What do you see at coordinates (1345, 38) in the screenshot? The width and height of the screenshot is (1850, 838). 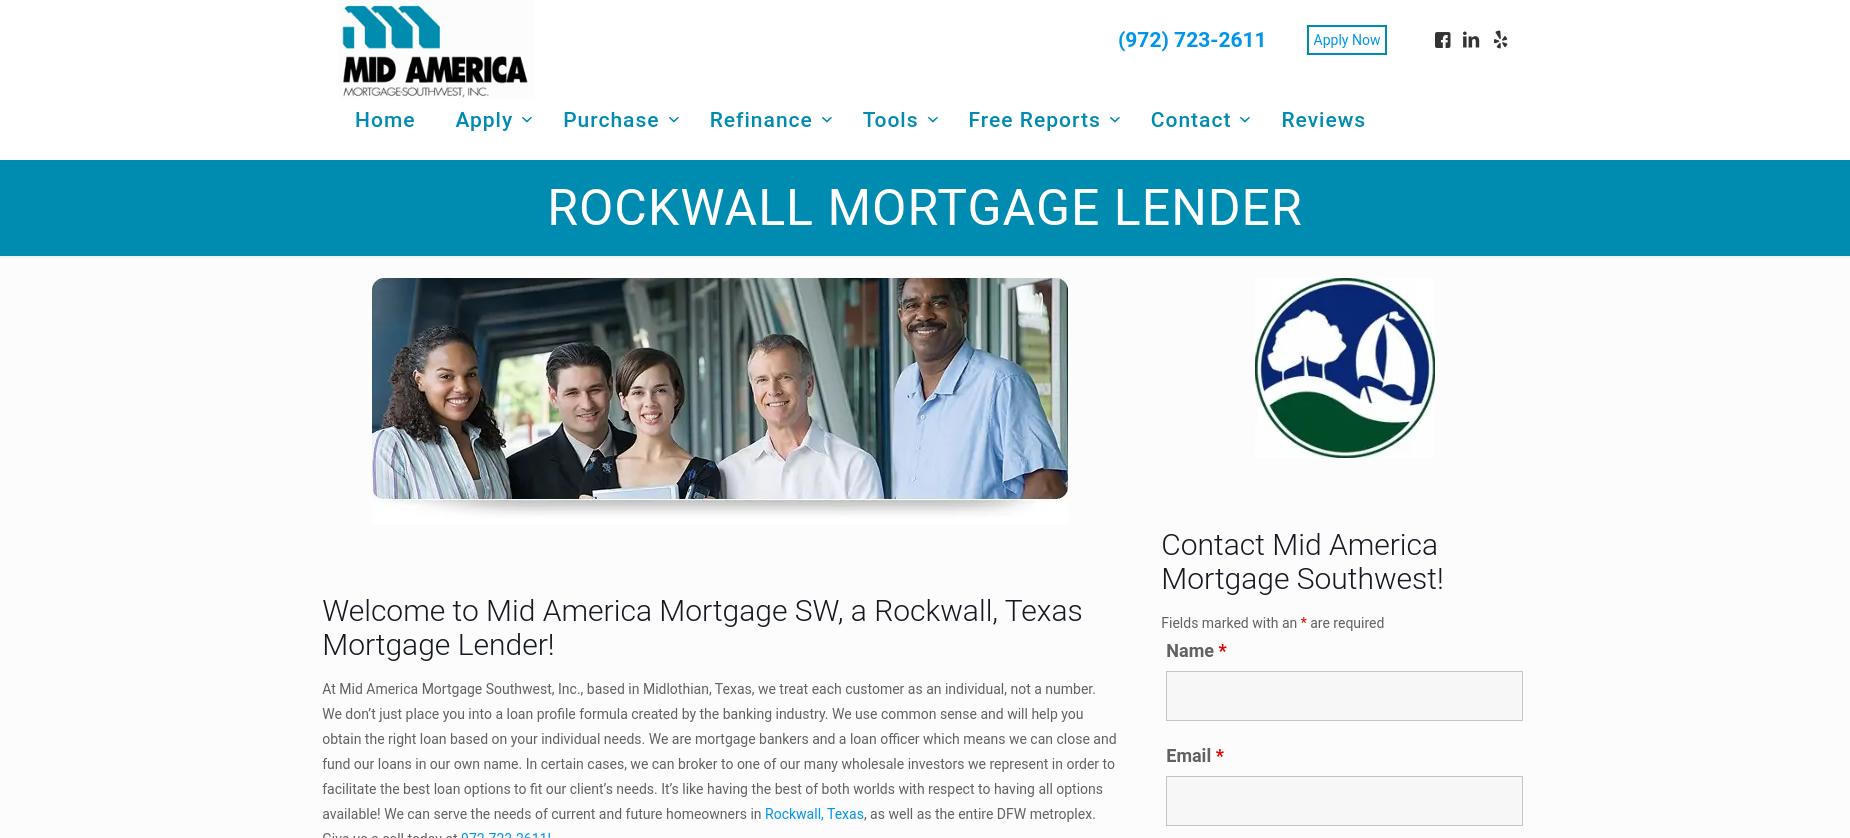 I see `'Apply Now'` at bounding box center [1345, 38].